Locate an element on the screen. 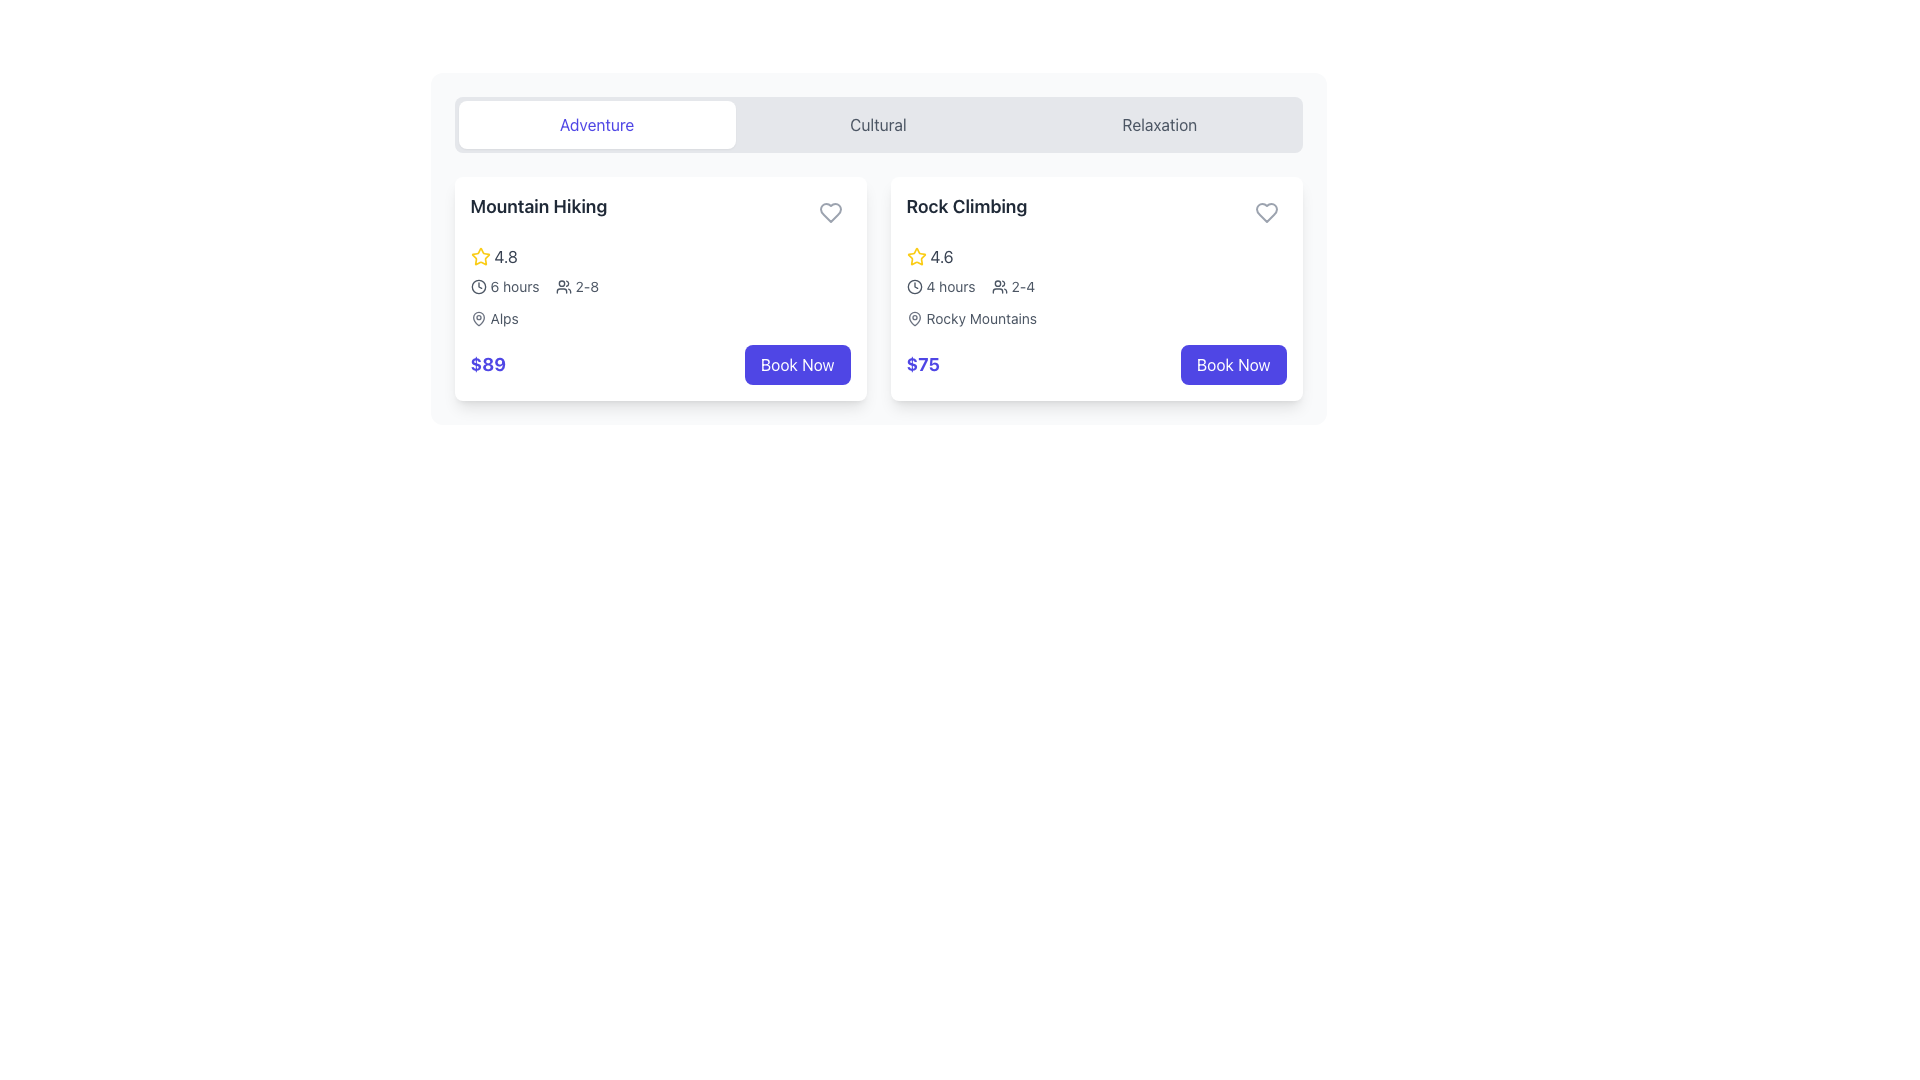 The height and width of the screenshot is (1080, 1920). the text element that indicates the geographical location related to the 'Rock Climbing' activity, which is positioned below the title and follows a map pin icon is located at coordinates (981, 318).